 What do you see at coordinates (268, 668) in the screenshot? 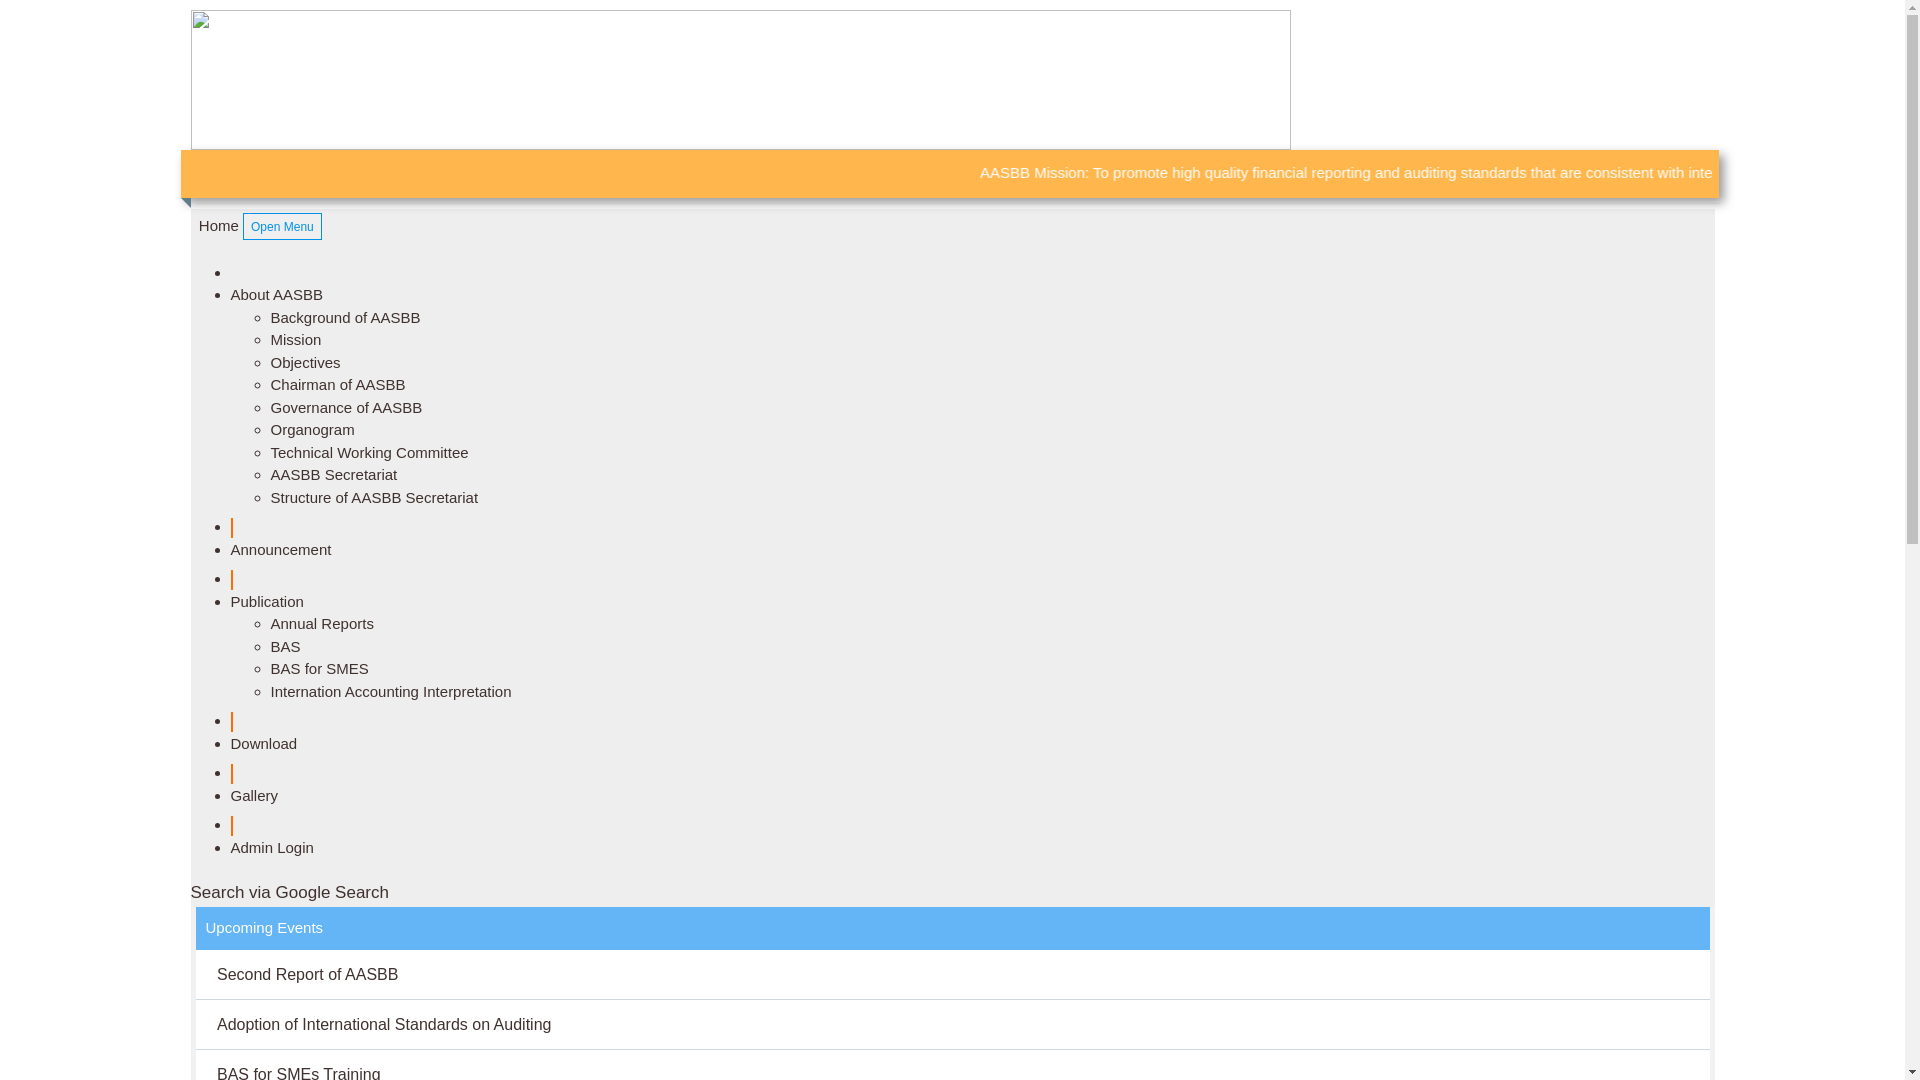
I see `'BAS for SMES'` at bounding box center [268, 668].